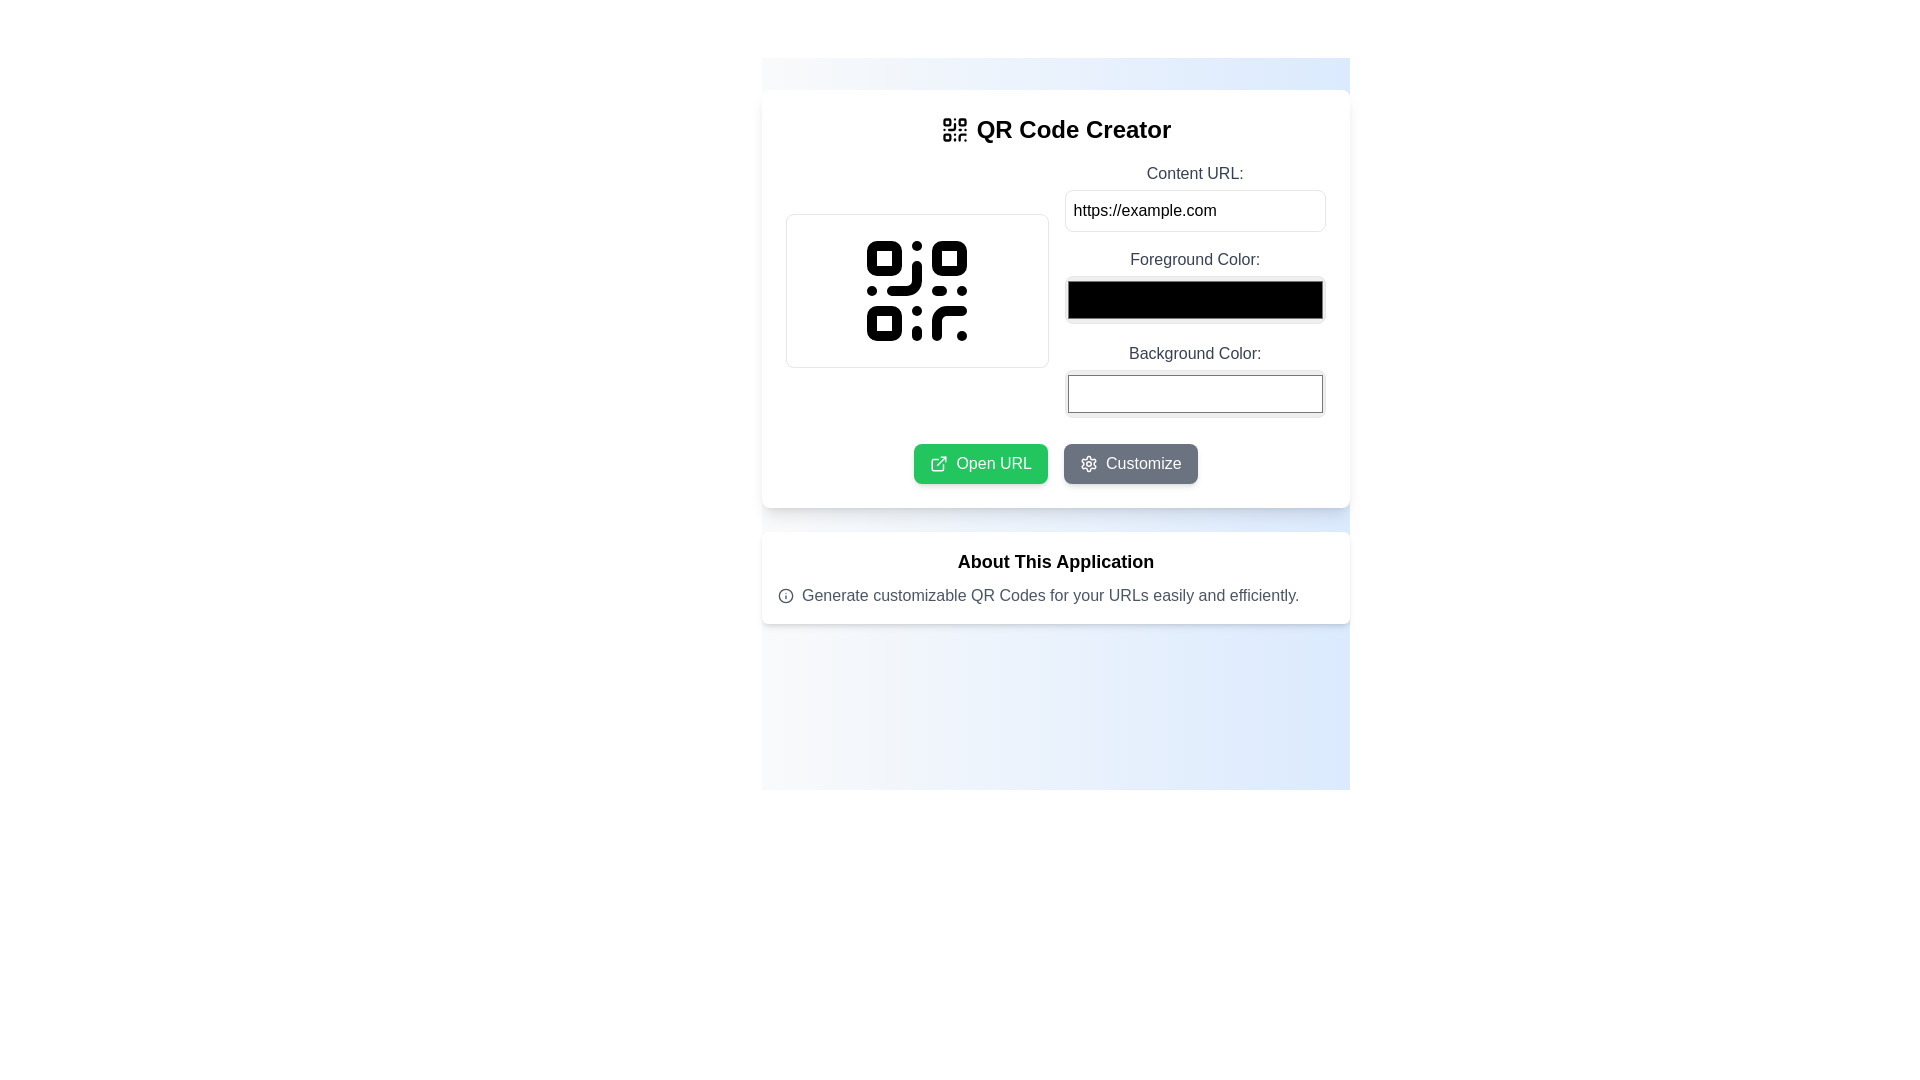  Describe the element at coordinates (1055, 578) in the screenshot. I see `the informational content section titled 'About This Application', which contains a description in smaller gray font, located at the bottom of the main interface` at that location.